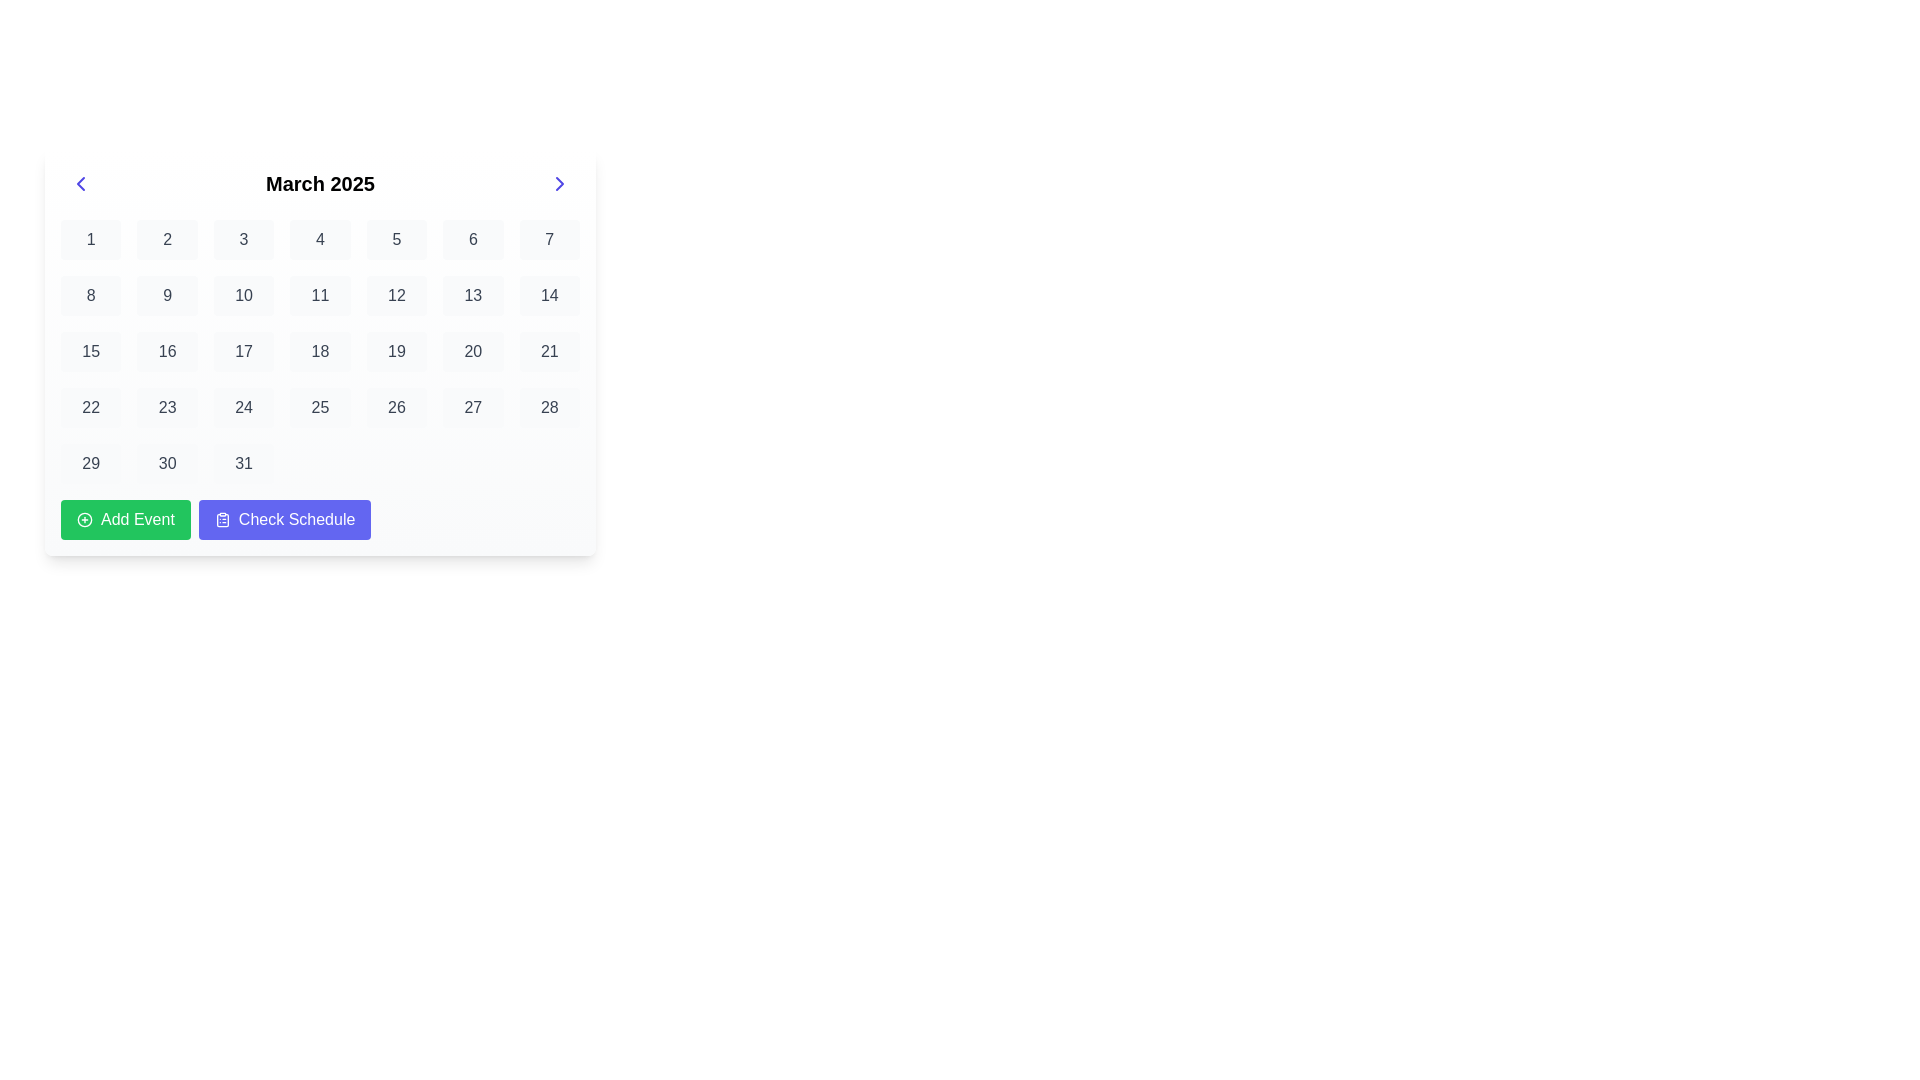 This screenshot has width=1920, height=1080. What do you see at coordinates (560, 184) in the screenshot?
I see `the navigational arrow icon located near the upper-right corner of the calendar interface to move to the next month` at bounding box center [560, 184].